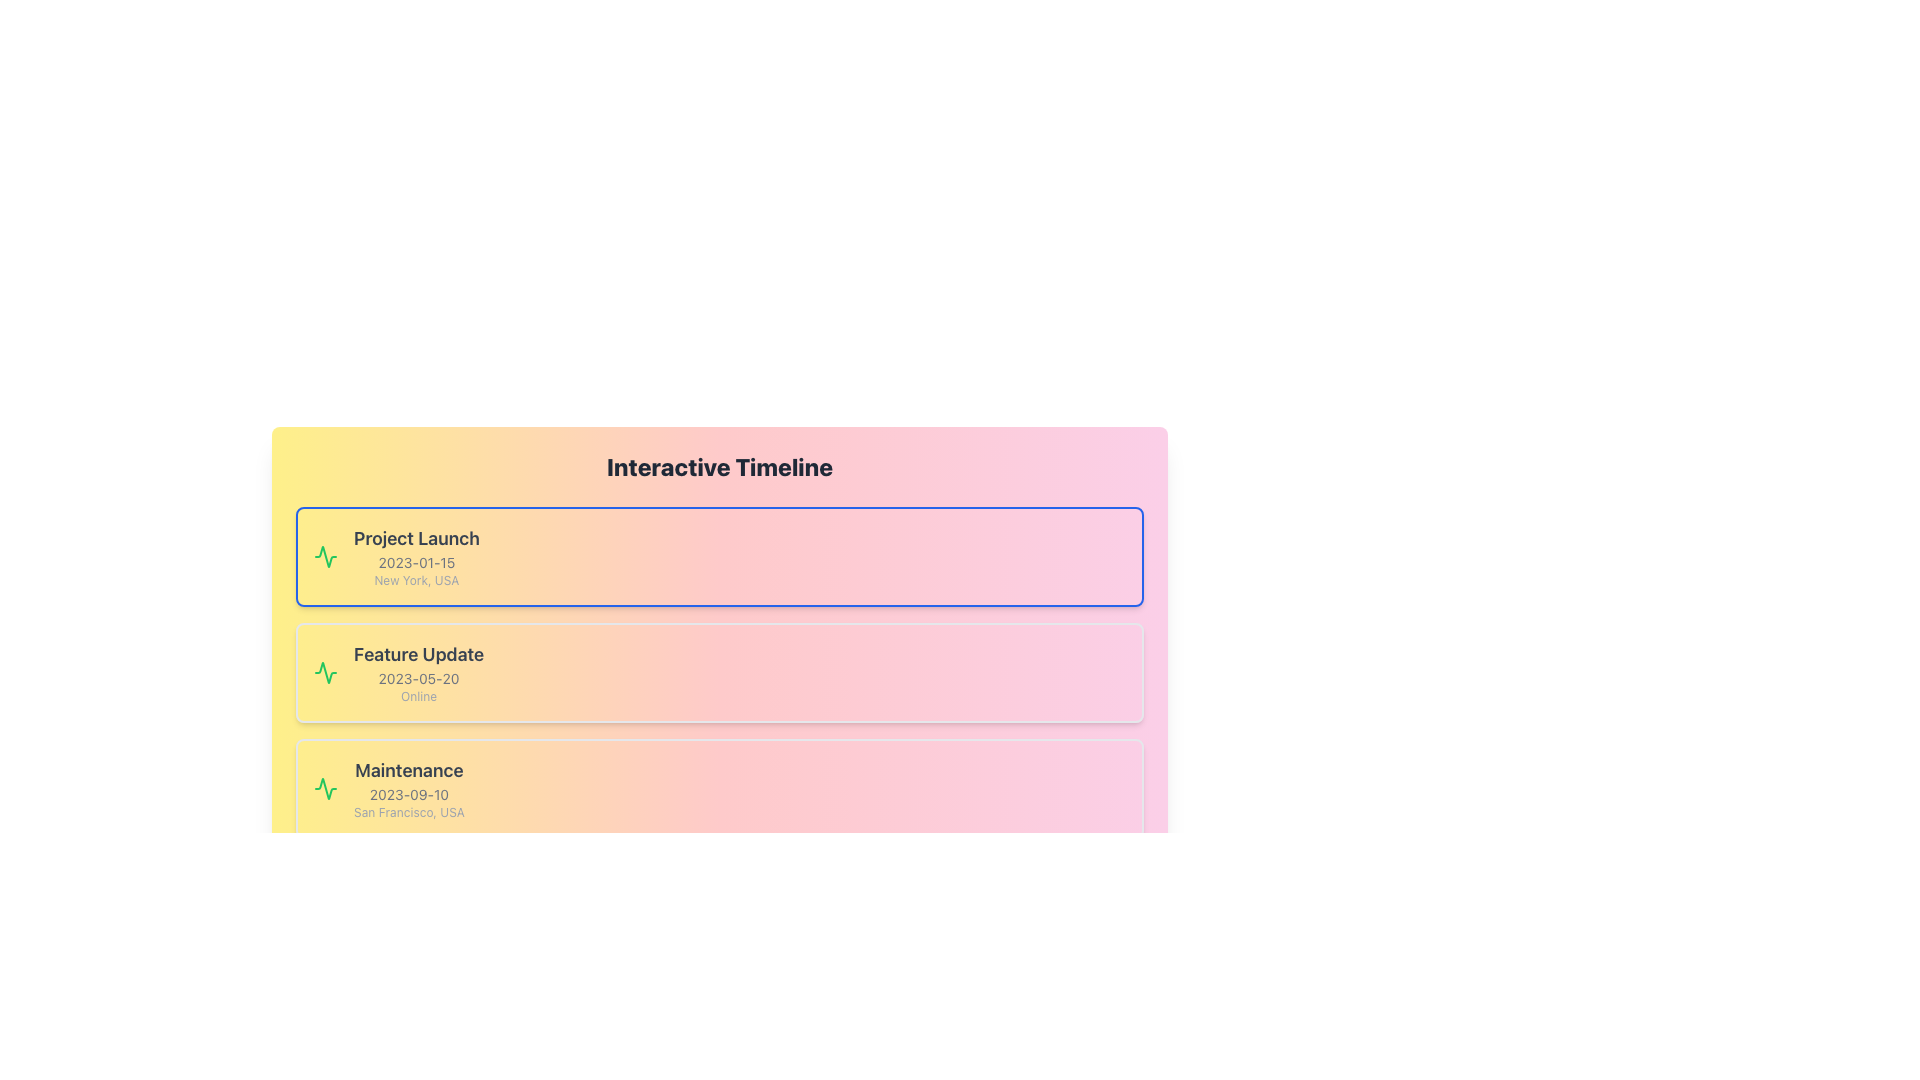 The height and width of the screenshot is (1080, 1920). I want to click on the 'Maintenance' text label displayed in a bold, large, dark gray font, located, so click(408, 770).